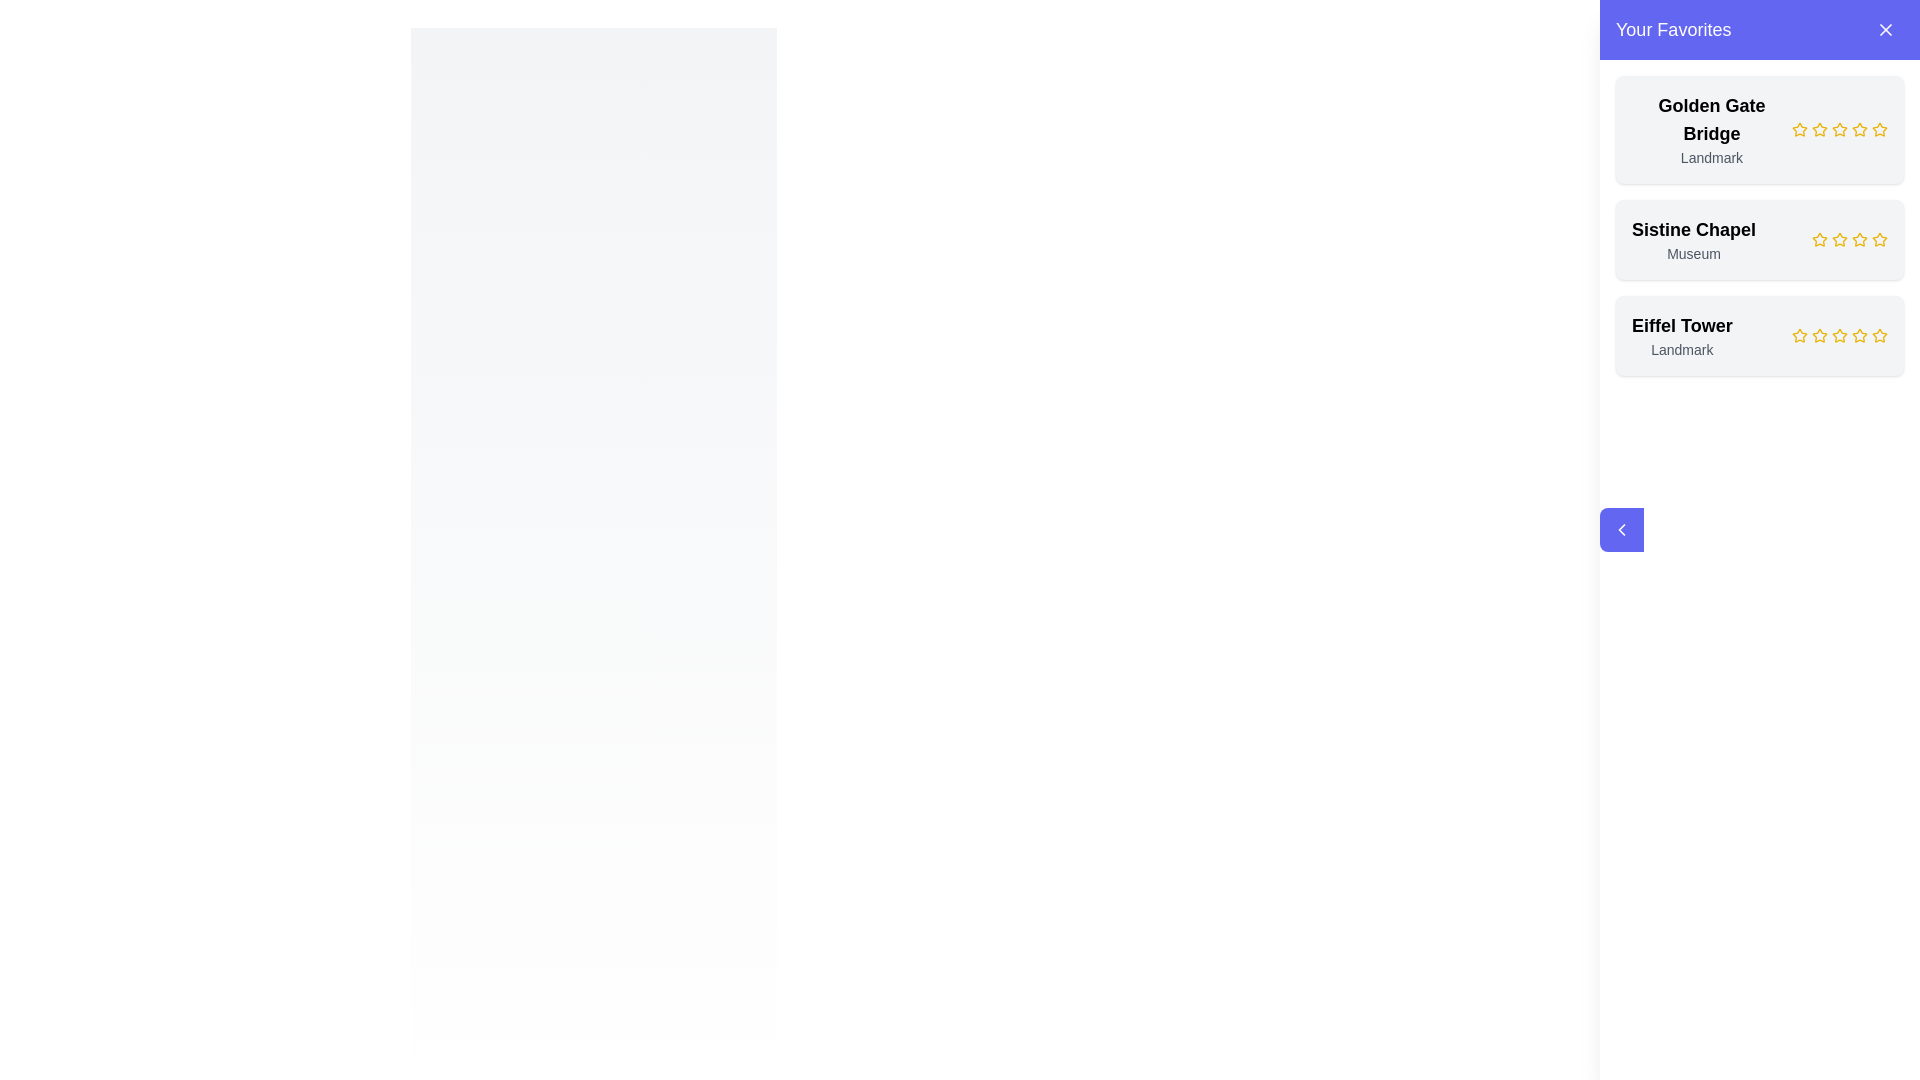 This screenshot has width=1920, height=1080. Describe the element at coordinates (1839, 130) in the screenshot. I see `the third rating star under the text 'Golden Gate Bridge' to rate it` at that location.